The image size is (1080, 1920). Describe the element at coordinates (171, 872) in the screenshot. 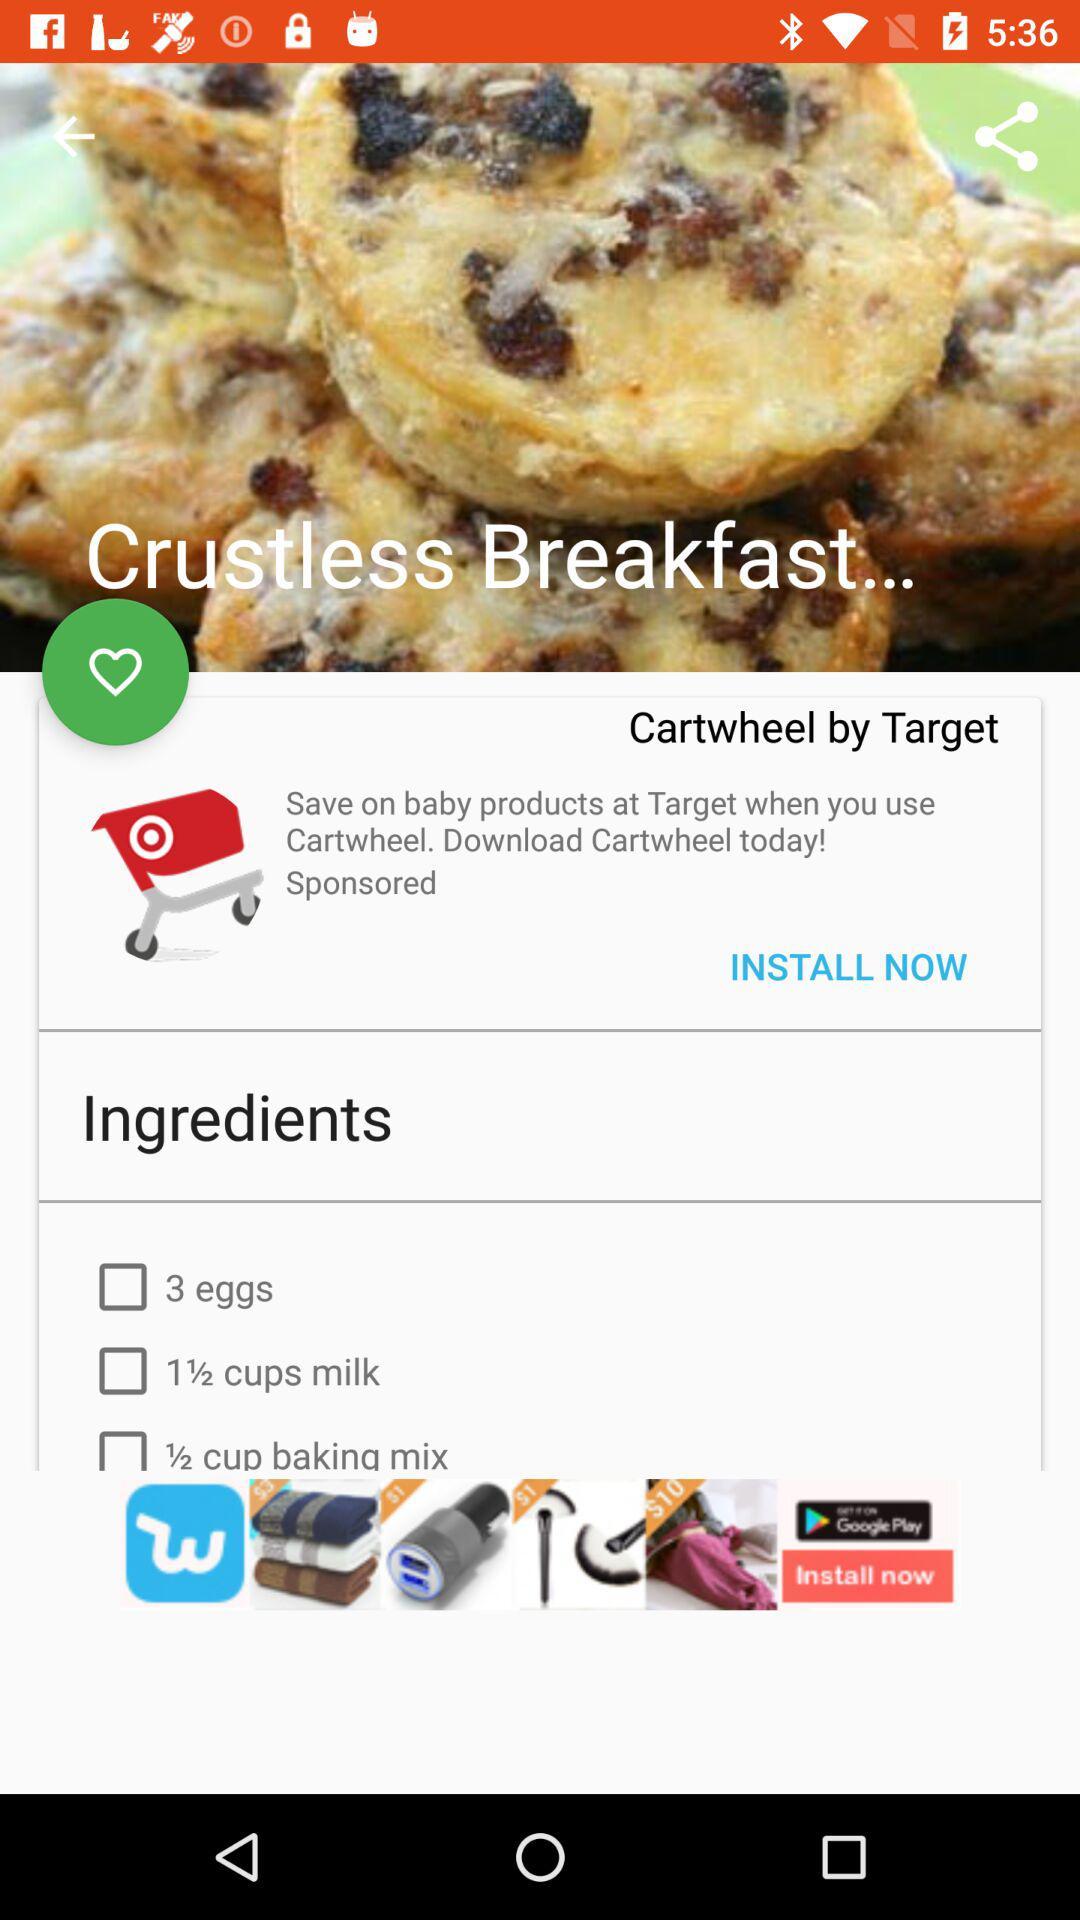

I see `open cart` at that location.